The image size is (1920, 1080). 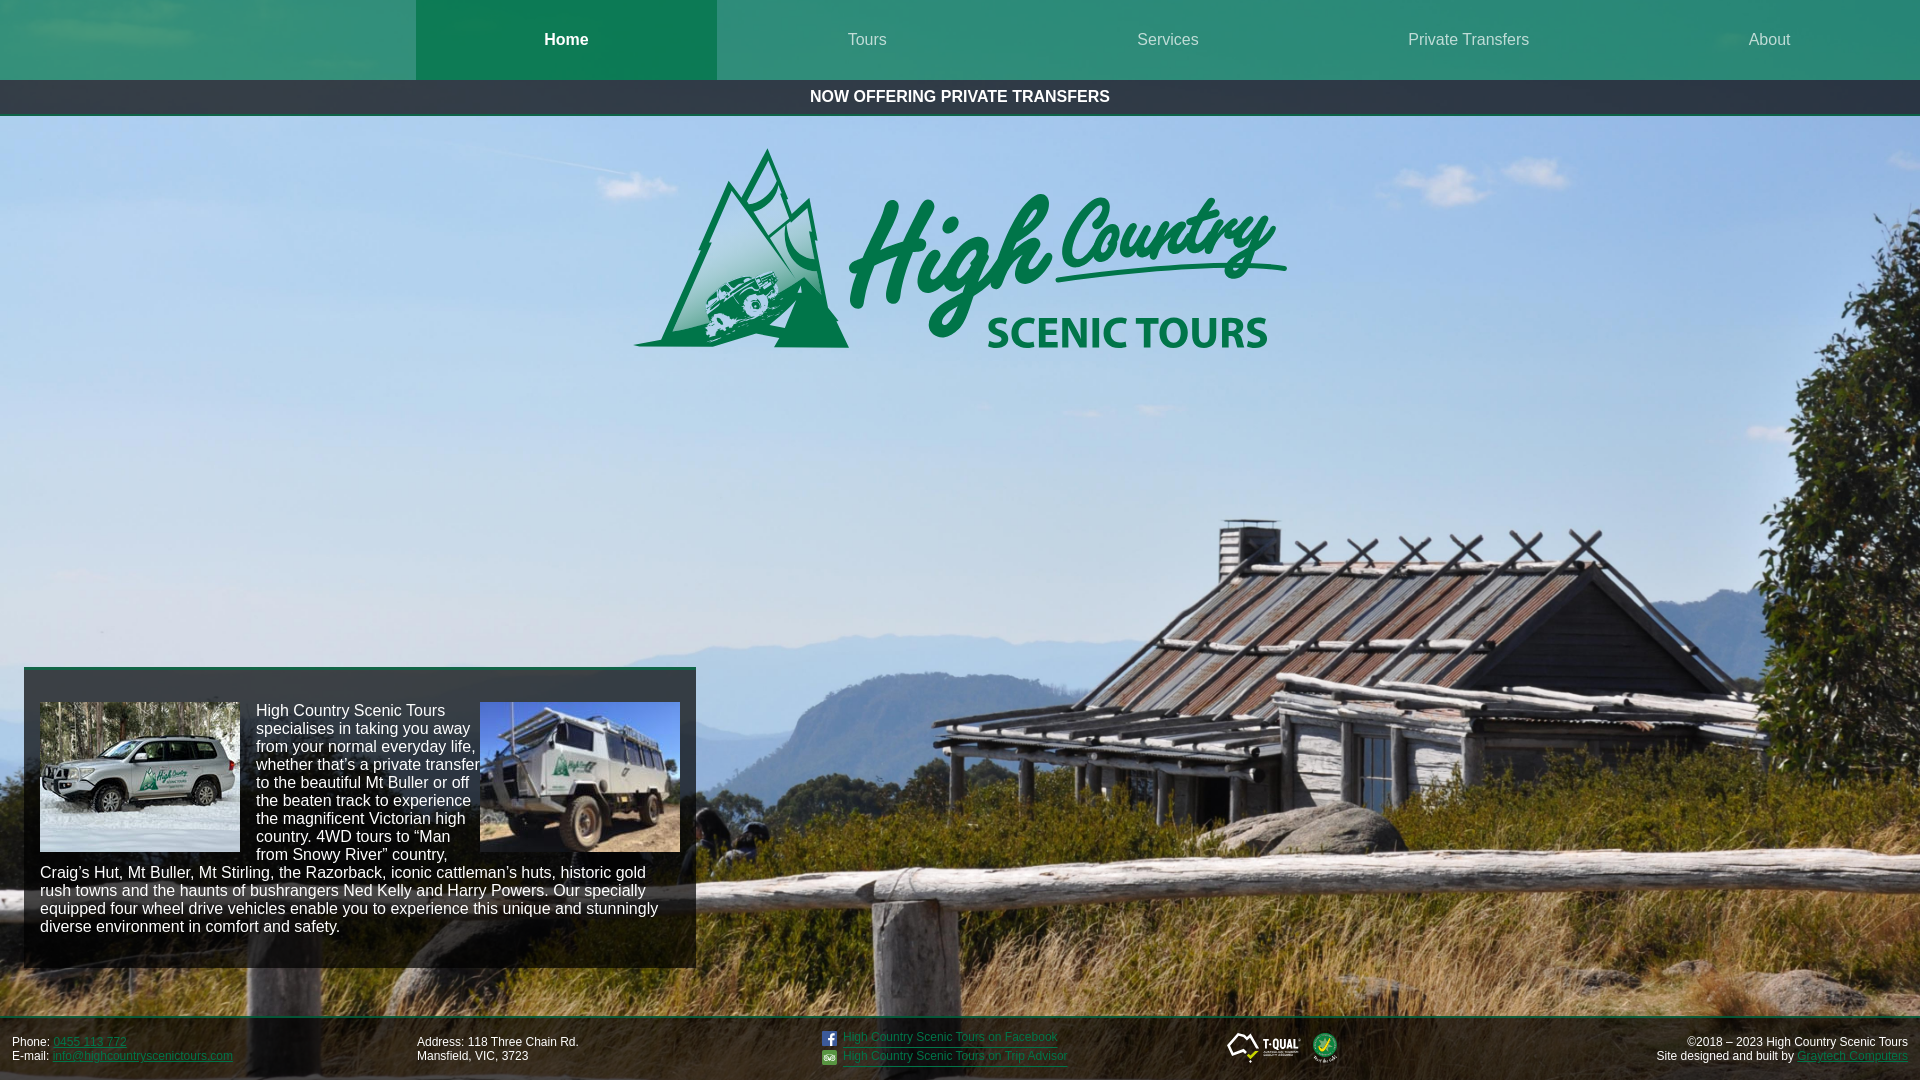 I want to click on 'High Country Scenic Tours on Trip Advisor', so click(x=944, y=1059).